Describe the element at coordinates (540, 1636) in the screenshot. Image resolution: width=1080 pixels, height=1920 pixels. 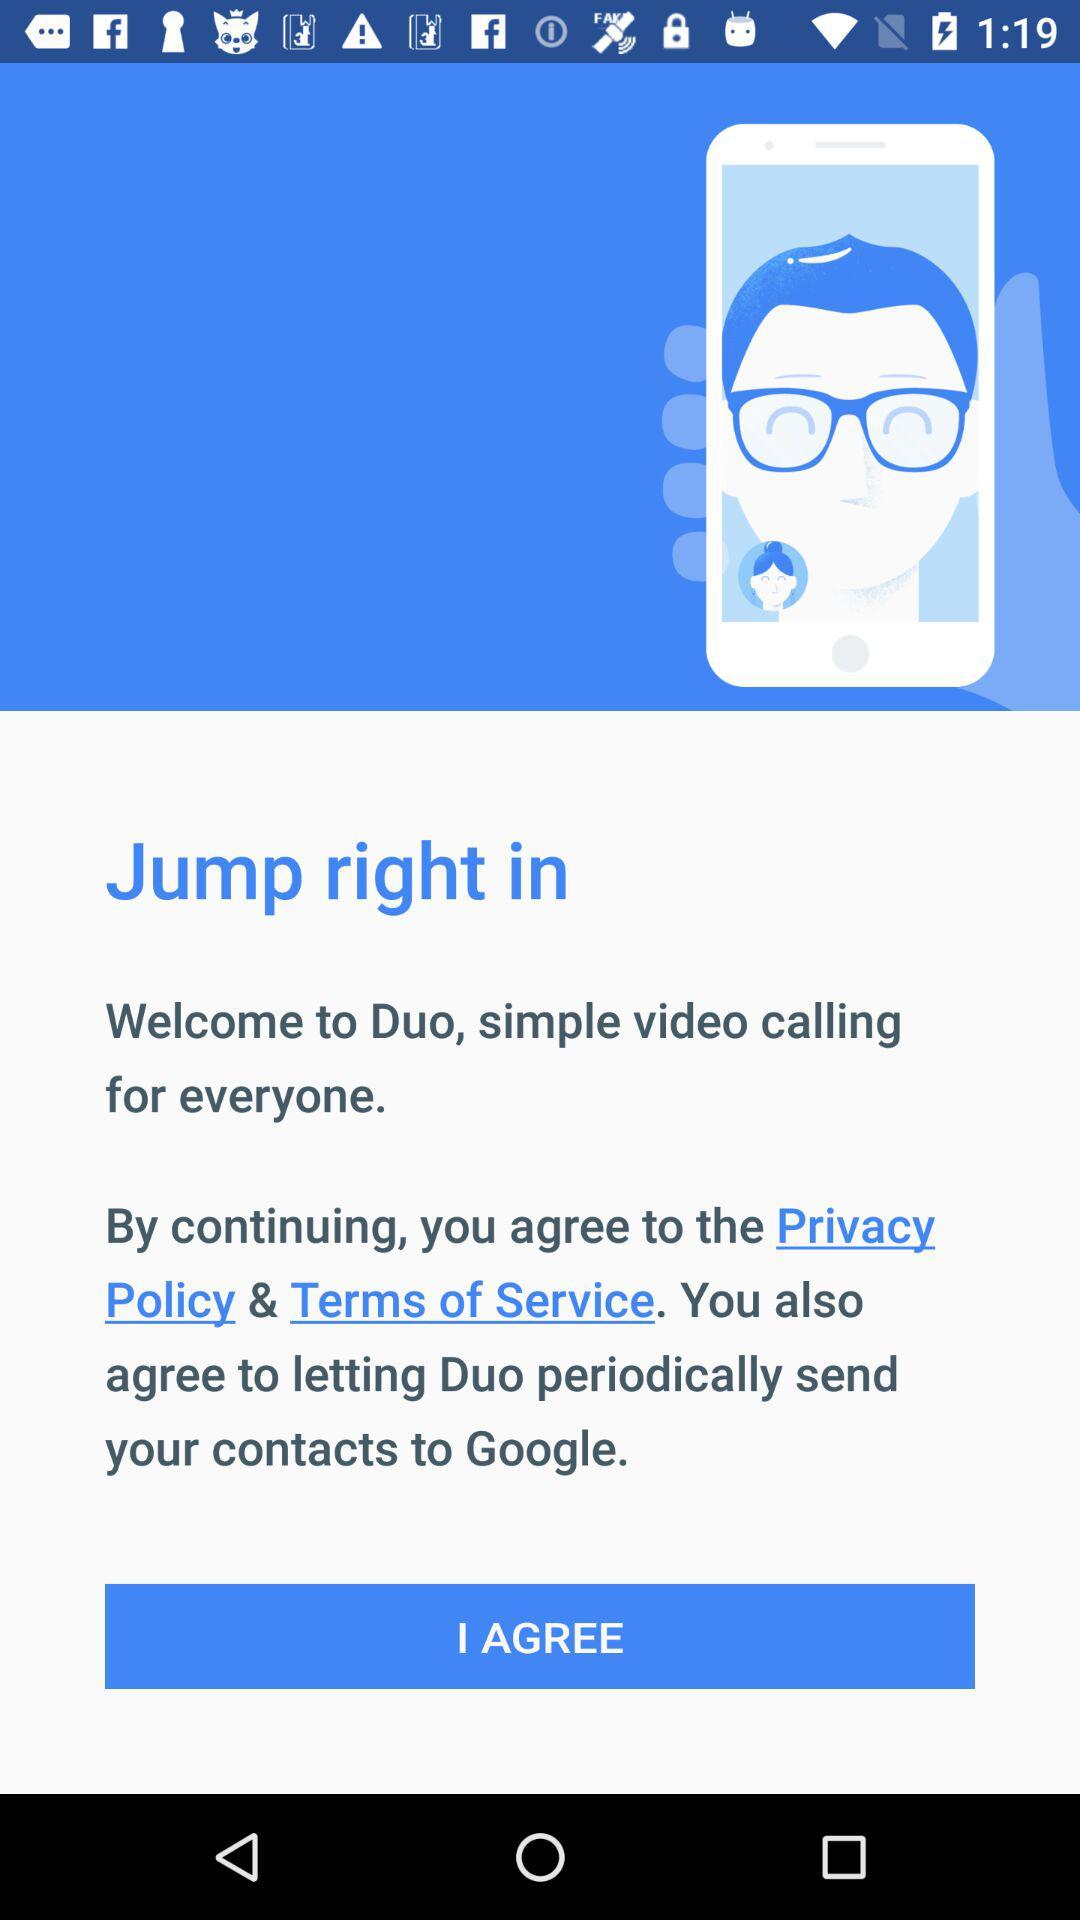
I see `the i agree icon` at that location.